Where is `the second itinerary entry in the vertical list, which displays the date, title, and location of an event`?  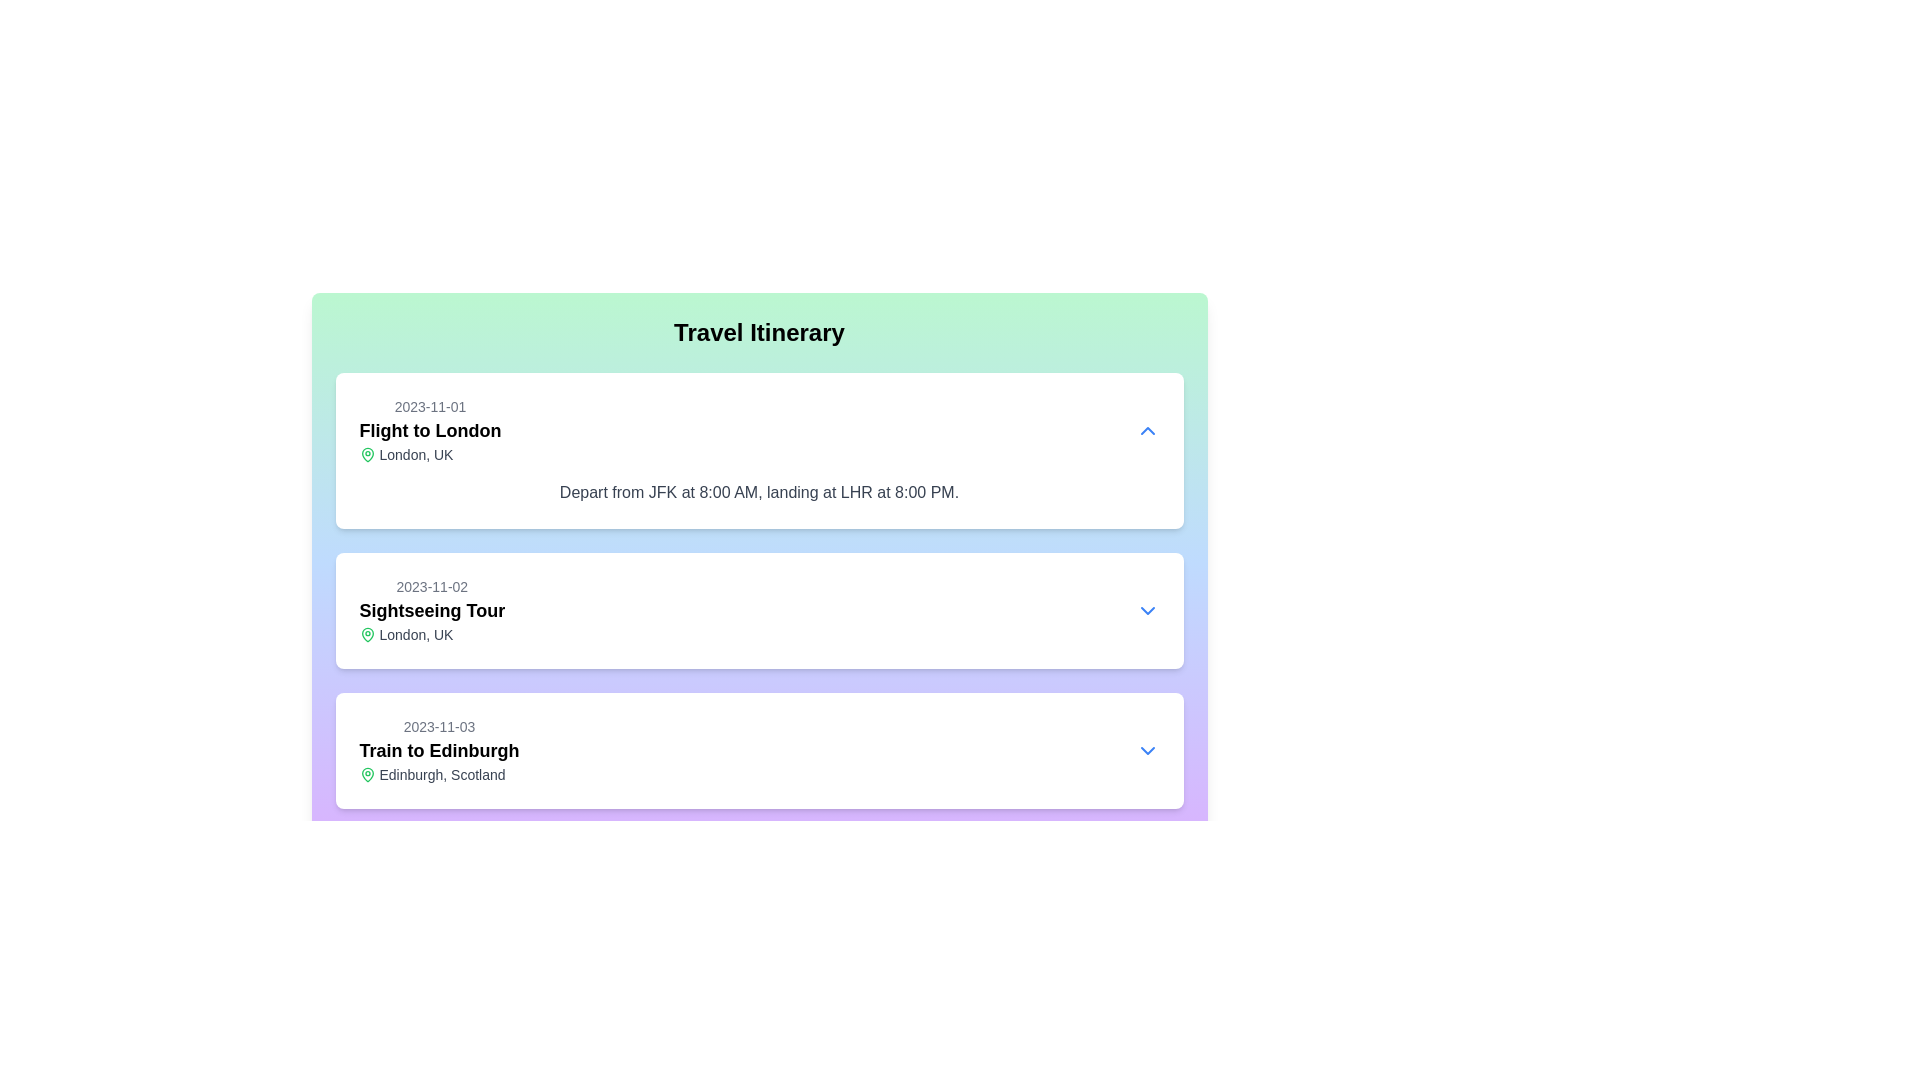 the second itinerary entry in the vertical list, which displays the date, title, and location of an event is located at coordinates (431, 609).